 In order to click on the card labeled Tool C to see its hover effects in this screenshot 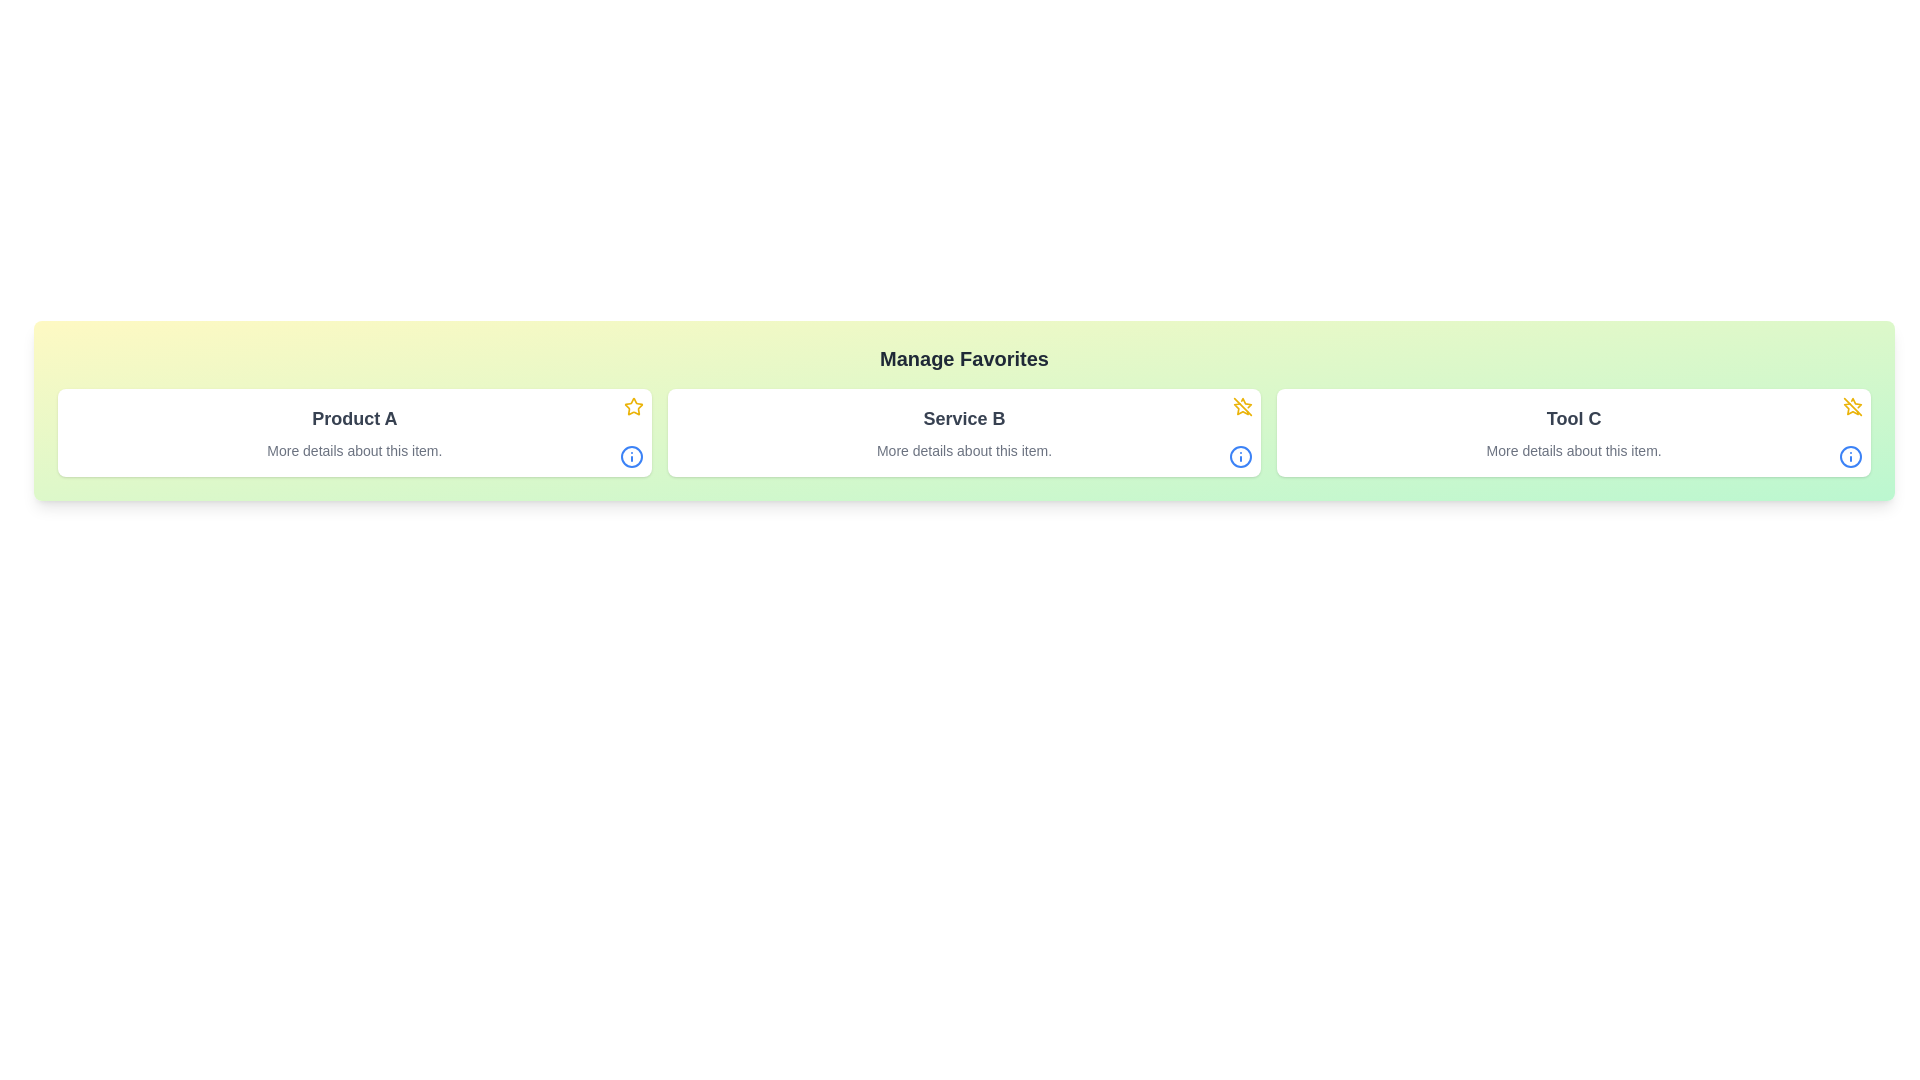, I will do `click(1573, 431)`.